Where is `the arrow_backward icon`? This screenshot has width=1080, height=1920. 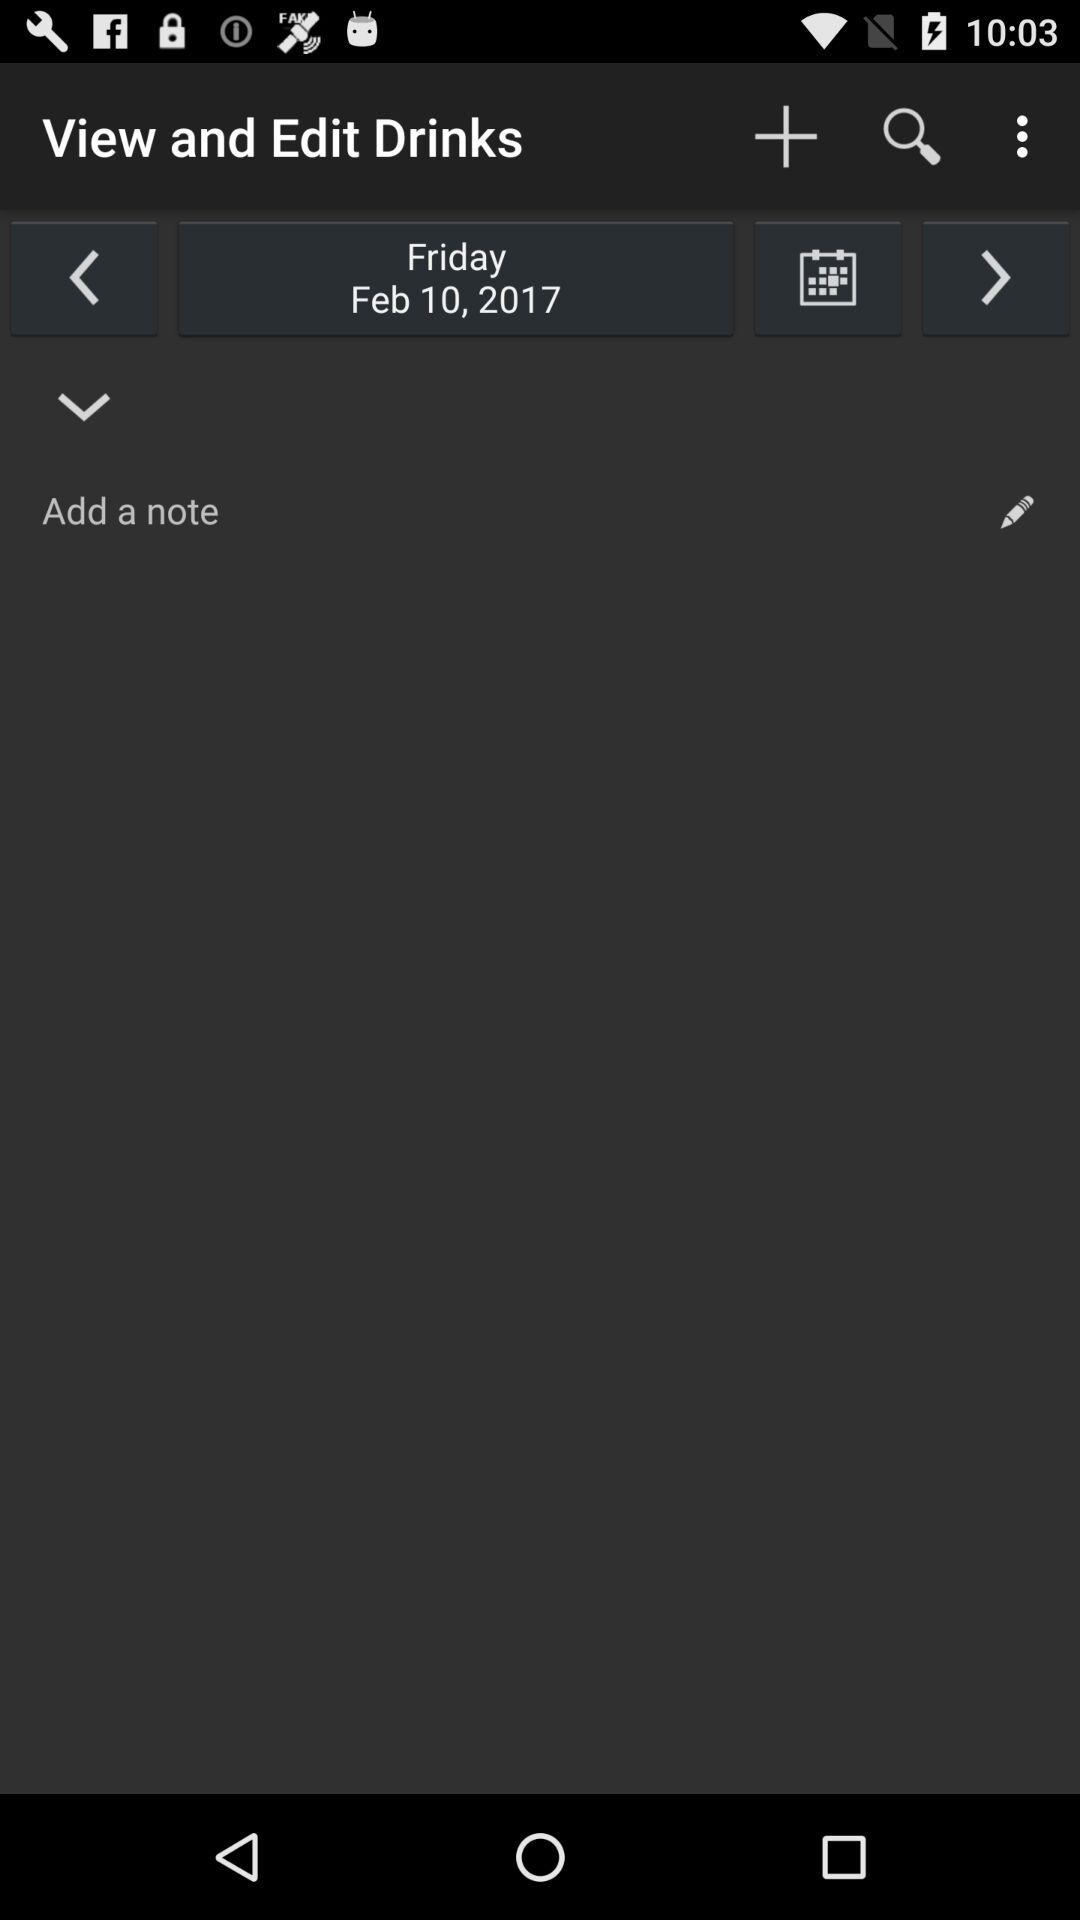
the arrow_backward icon is located at coordinates (83, 295).